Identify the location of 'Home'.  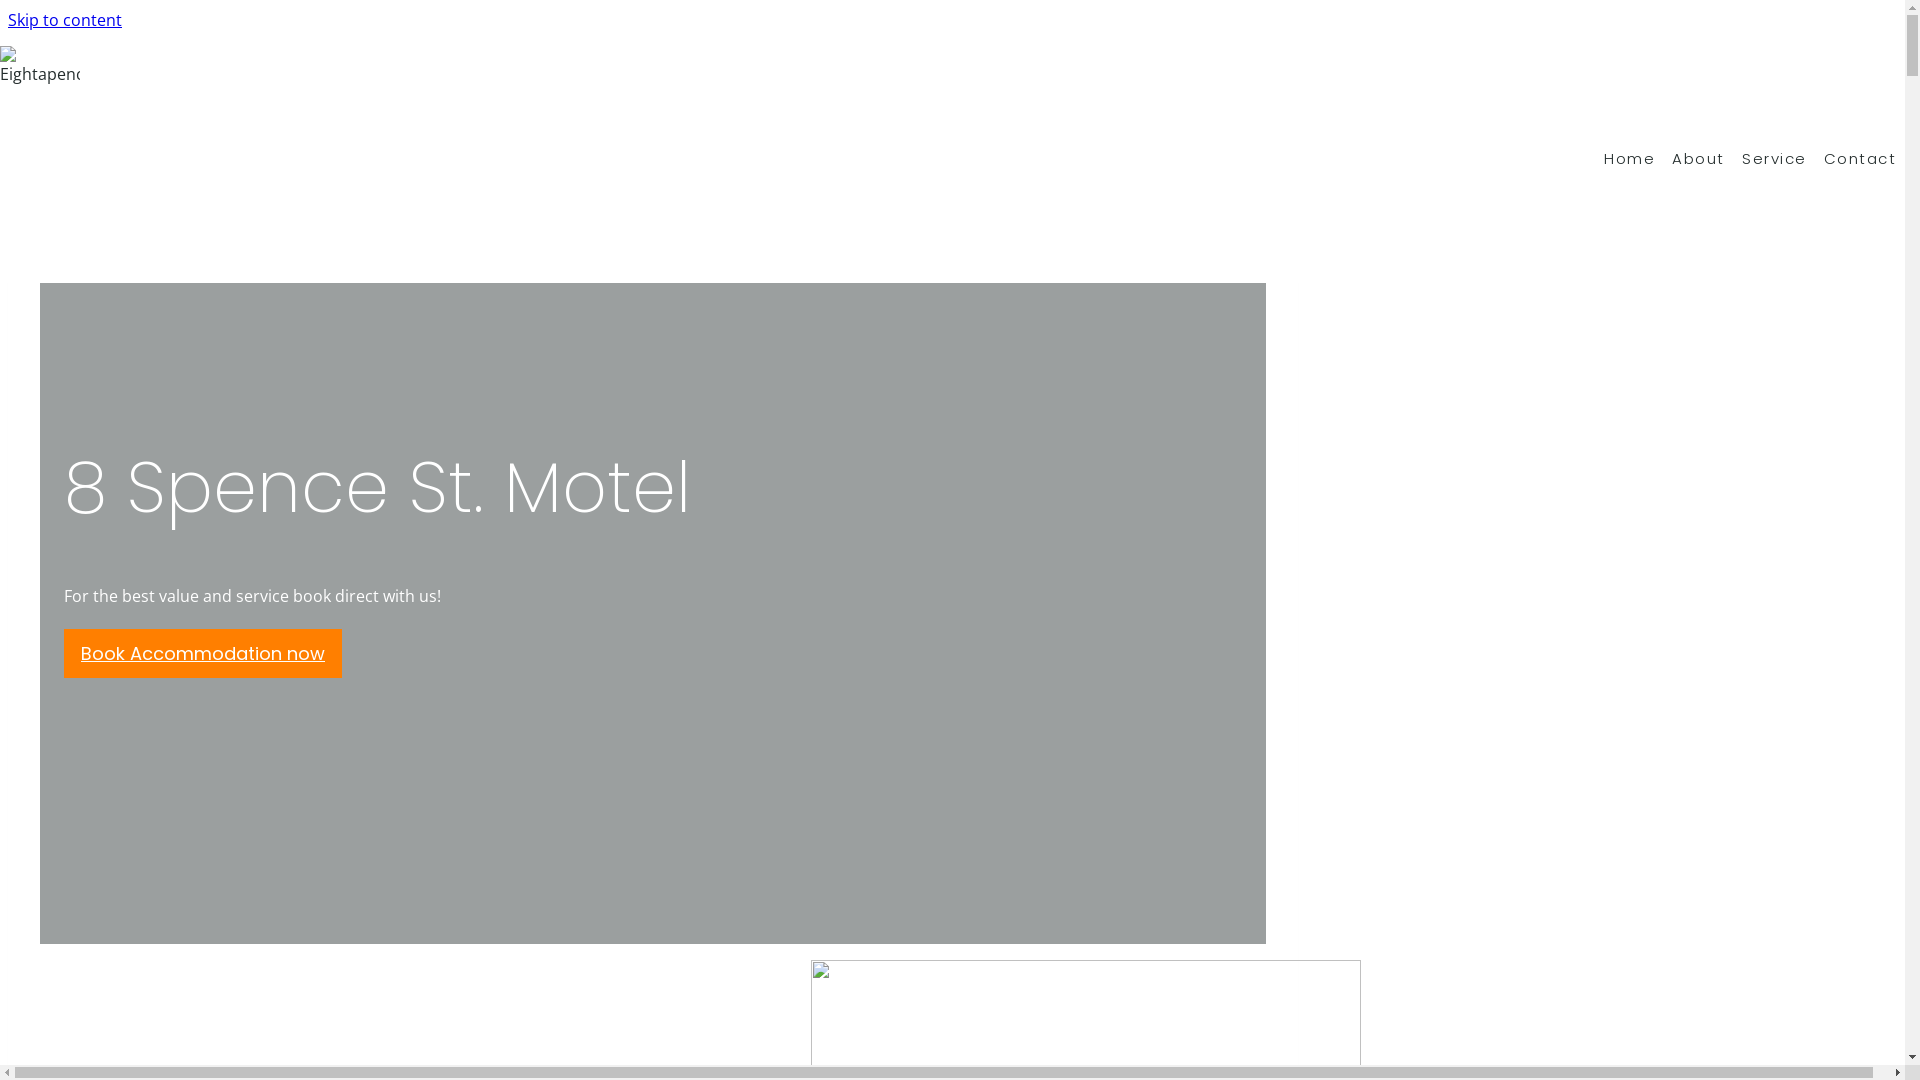
(1638, 157).